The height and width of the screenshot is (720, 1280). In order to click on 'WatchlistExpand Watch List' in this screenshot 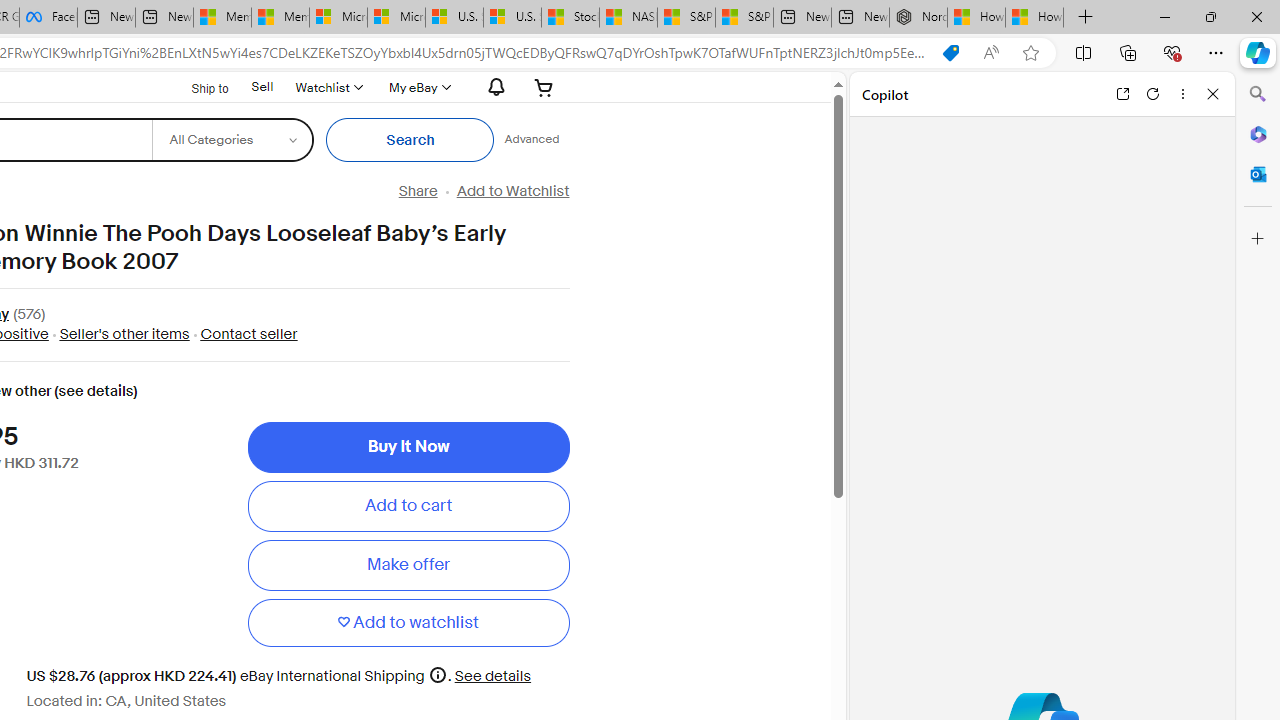, I will do `click(328, 86)`.